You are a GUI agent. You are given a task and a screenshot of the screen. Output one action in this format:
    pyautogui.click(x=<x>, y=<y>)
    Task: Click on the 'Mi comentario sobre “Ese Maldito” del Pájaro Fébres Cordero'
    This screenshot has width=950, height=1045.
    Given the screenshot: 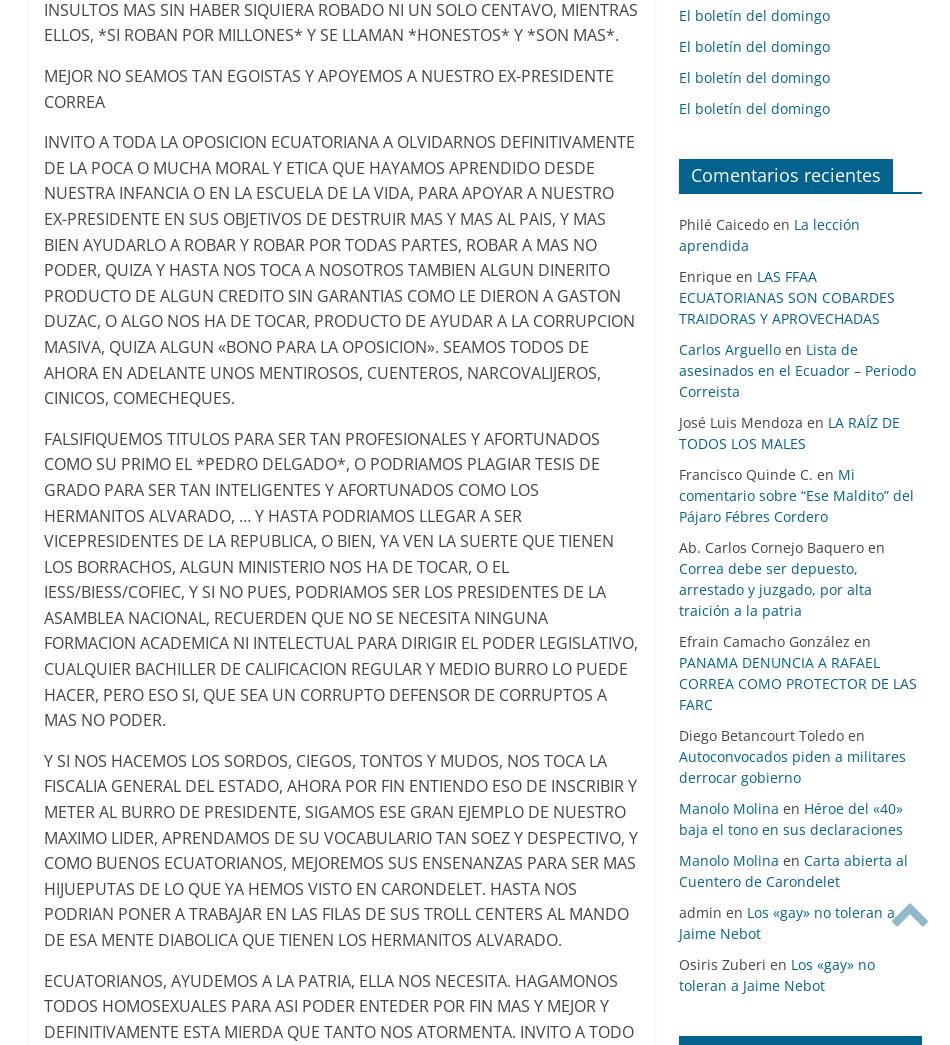 What is the action you would take?
    pyautogui.click(x=794, y=494)
    